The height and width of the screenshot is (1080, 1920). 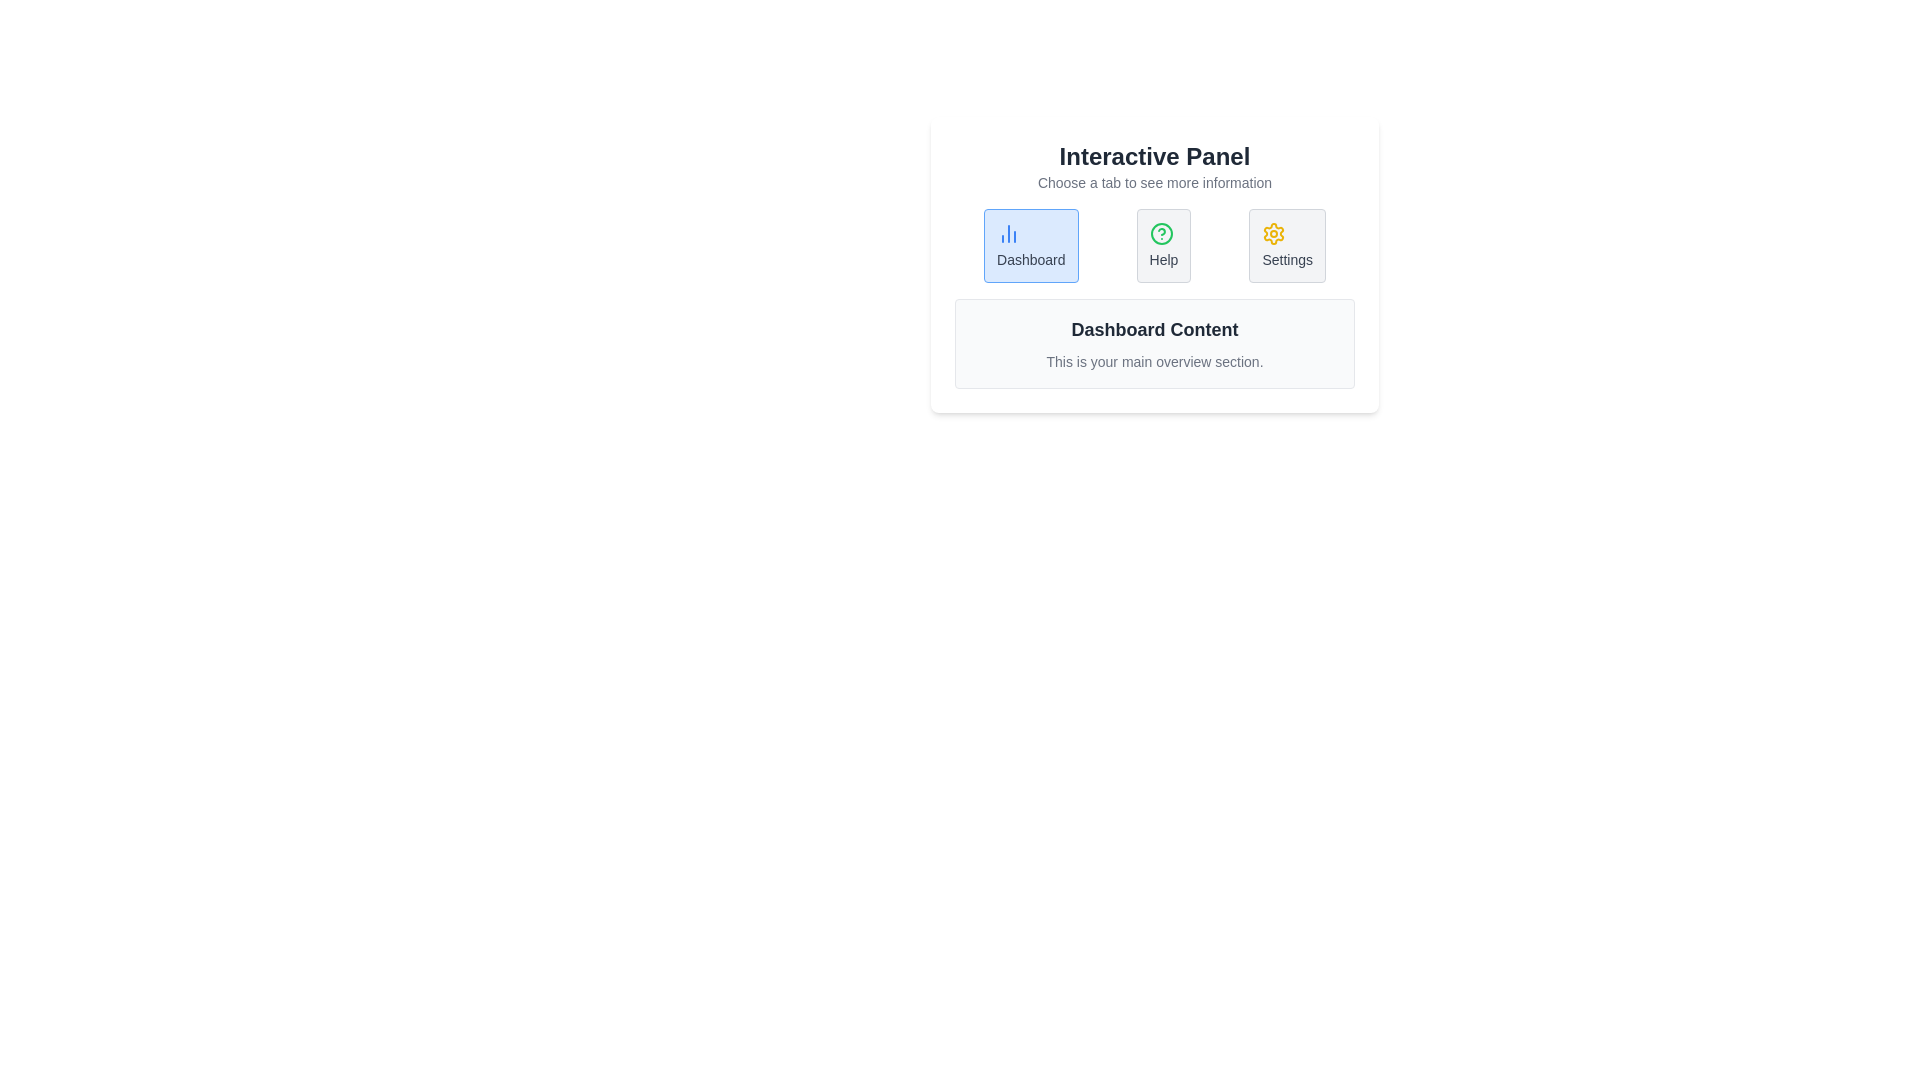 I want to click on the static text element that serves as the heading for the 'Dashboard Content' area, located below the 'Interactive Panel' heading, so click(x=1155, y=329).